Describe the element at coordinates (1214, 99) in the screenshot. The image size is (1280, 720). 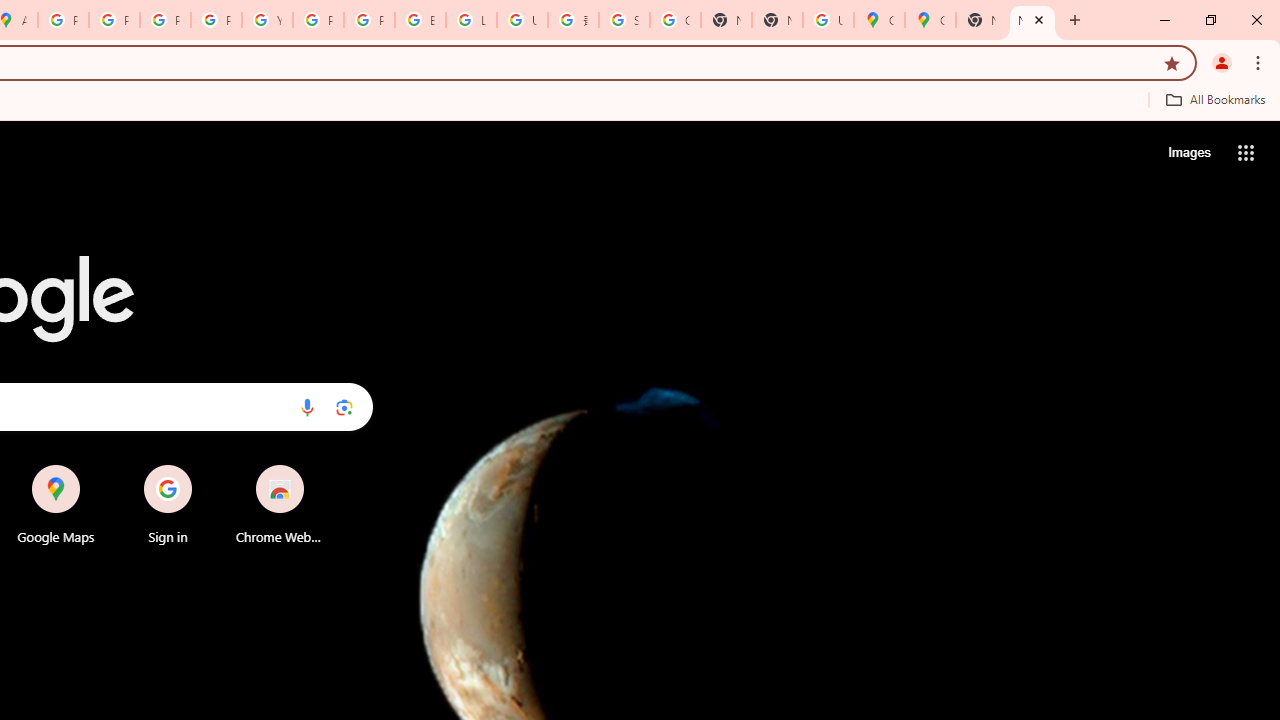
I see `'All Bookmarks'` at that location.